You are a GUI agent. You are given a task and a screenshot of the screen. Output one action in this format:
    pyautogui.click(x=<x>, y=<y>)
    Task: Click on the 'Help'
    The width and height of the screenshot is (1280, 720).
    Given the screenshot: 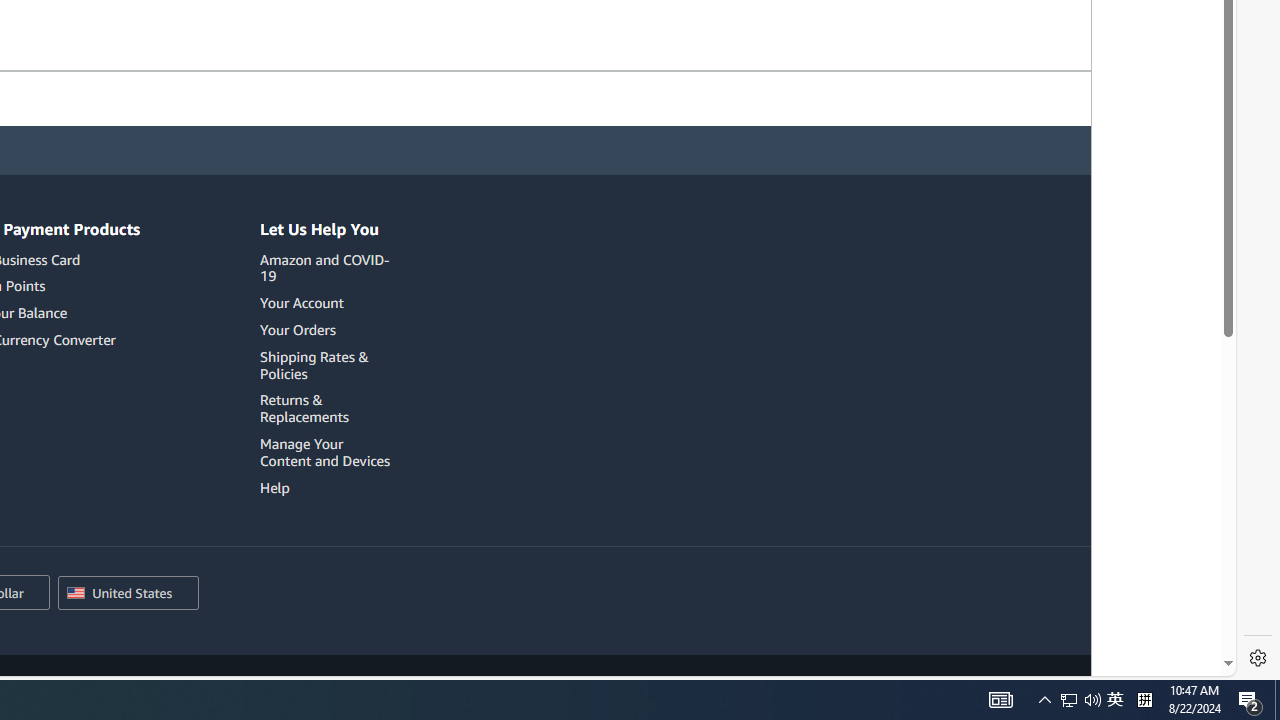 What is the action you would take?
    pyautogui.click(x=274, y=487)
    